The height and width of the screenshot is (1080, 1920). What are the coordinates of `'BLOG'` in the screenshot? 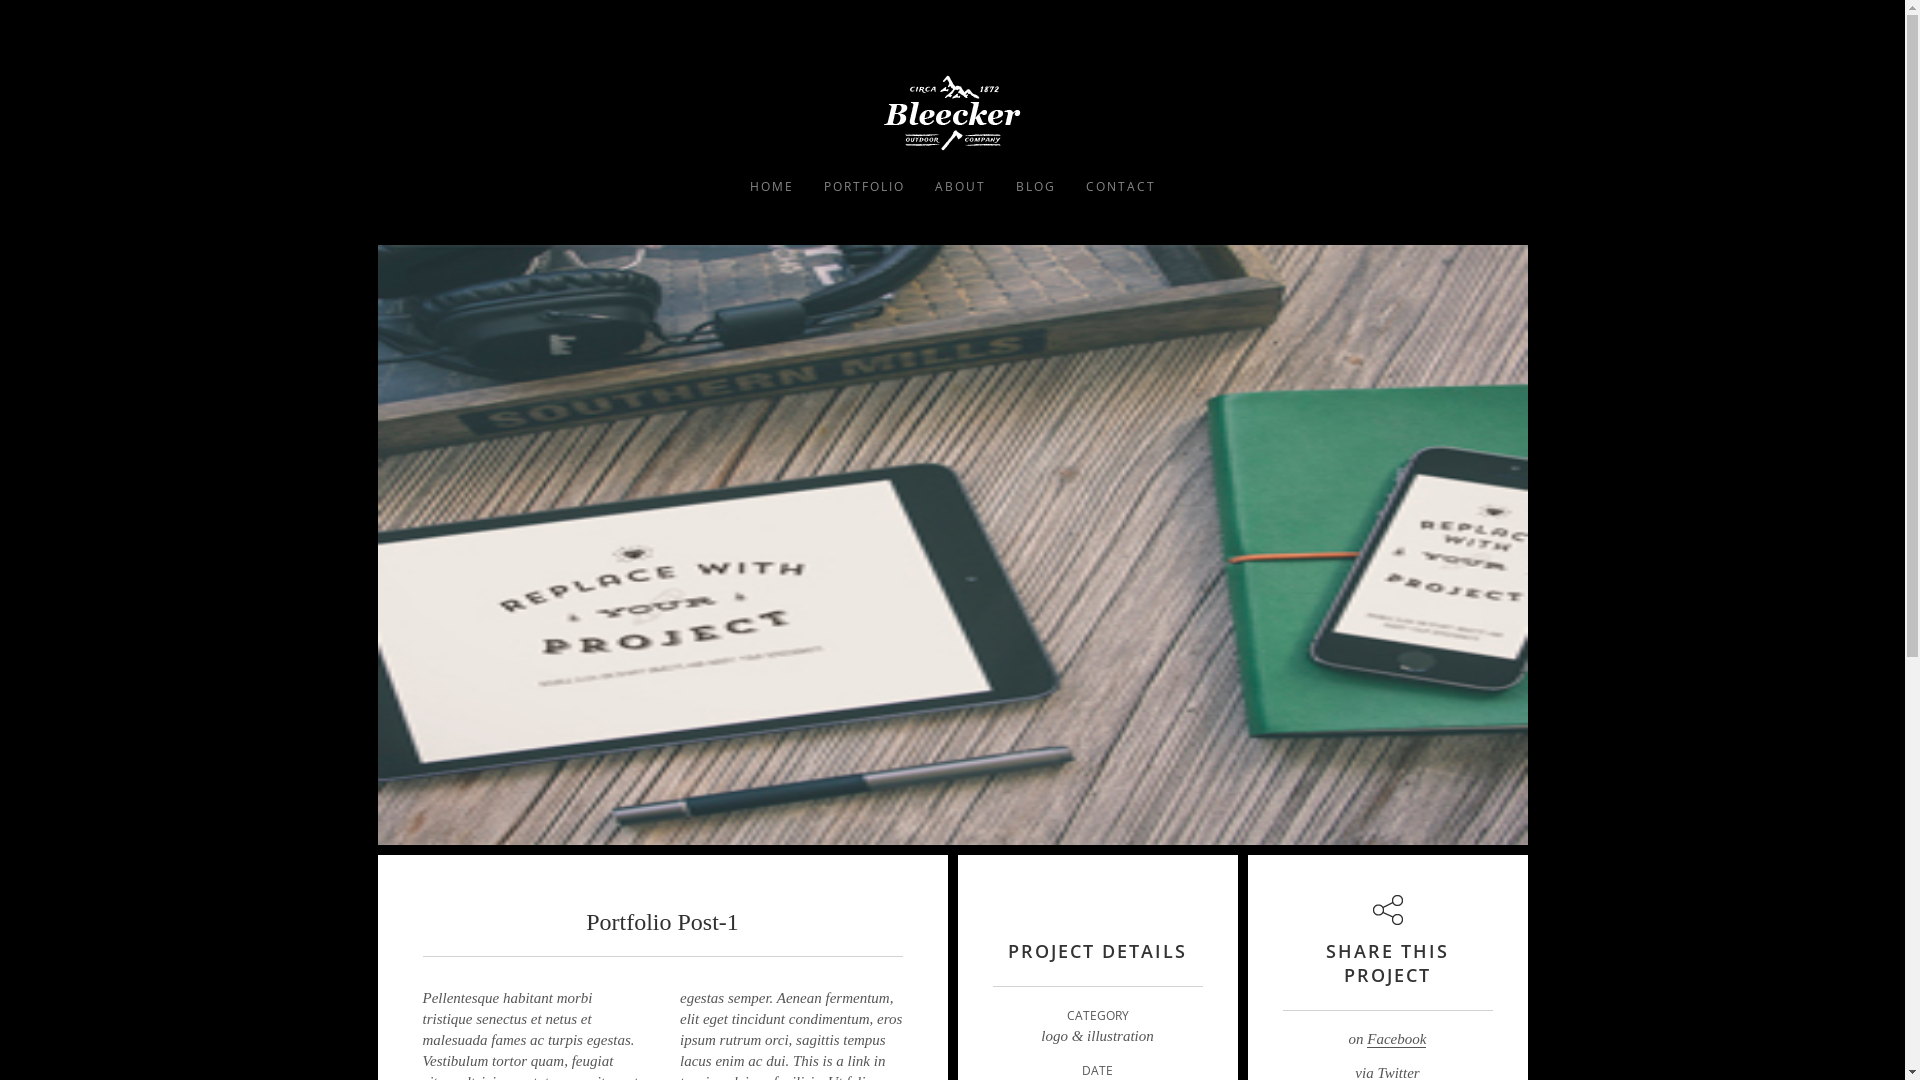 It's located at (1035, 186).